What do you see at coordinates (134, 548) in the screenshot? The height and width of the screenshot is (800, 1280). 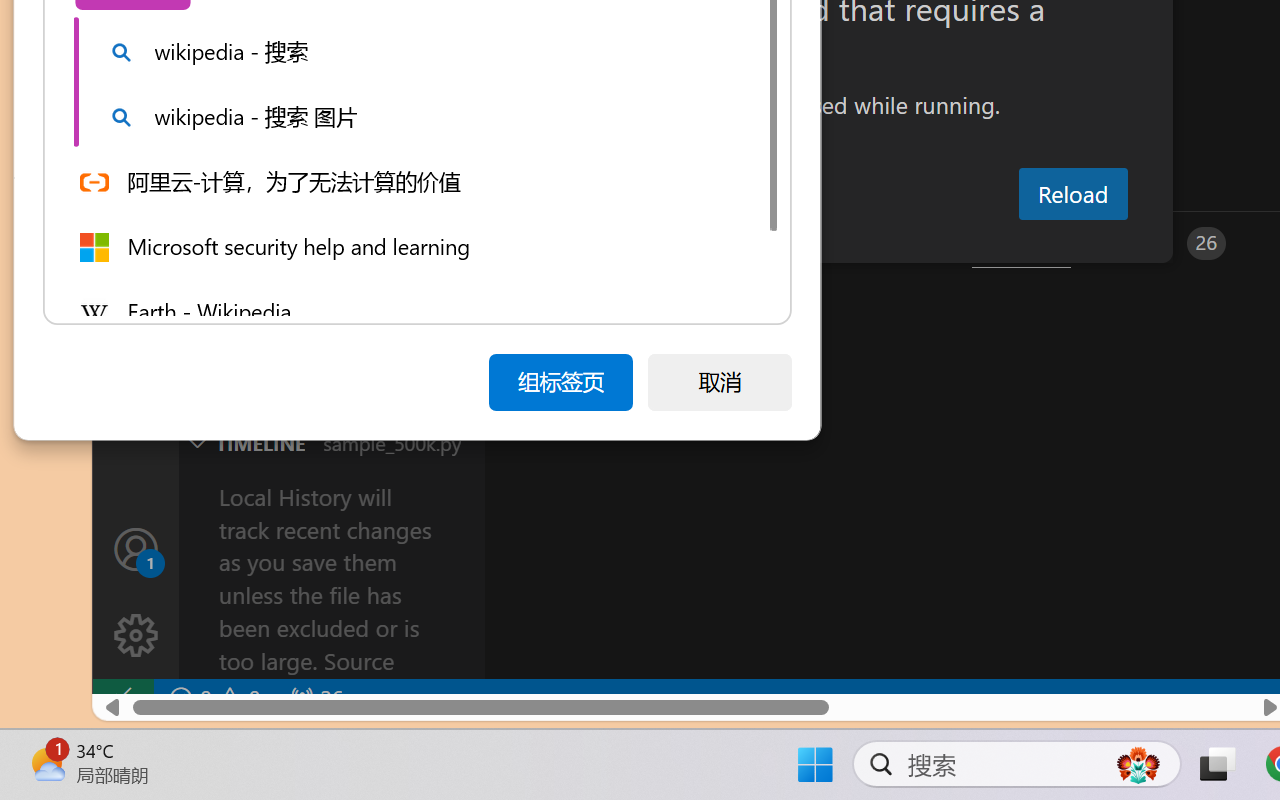 I see `'Accounts - Sign in requested'` at bounding box center [134, 548].